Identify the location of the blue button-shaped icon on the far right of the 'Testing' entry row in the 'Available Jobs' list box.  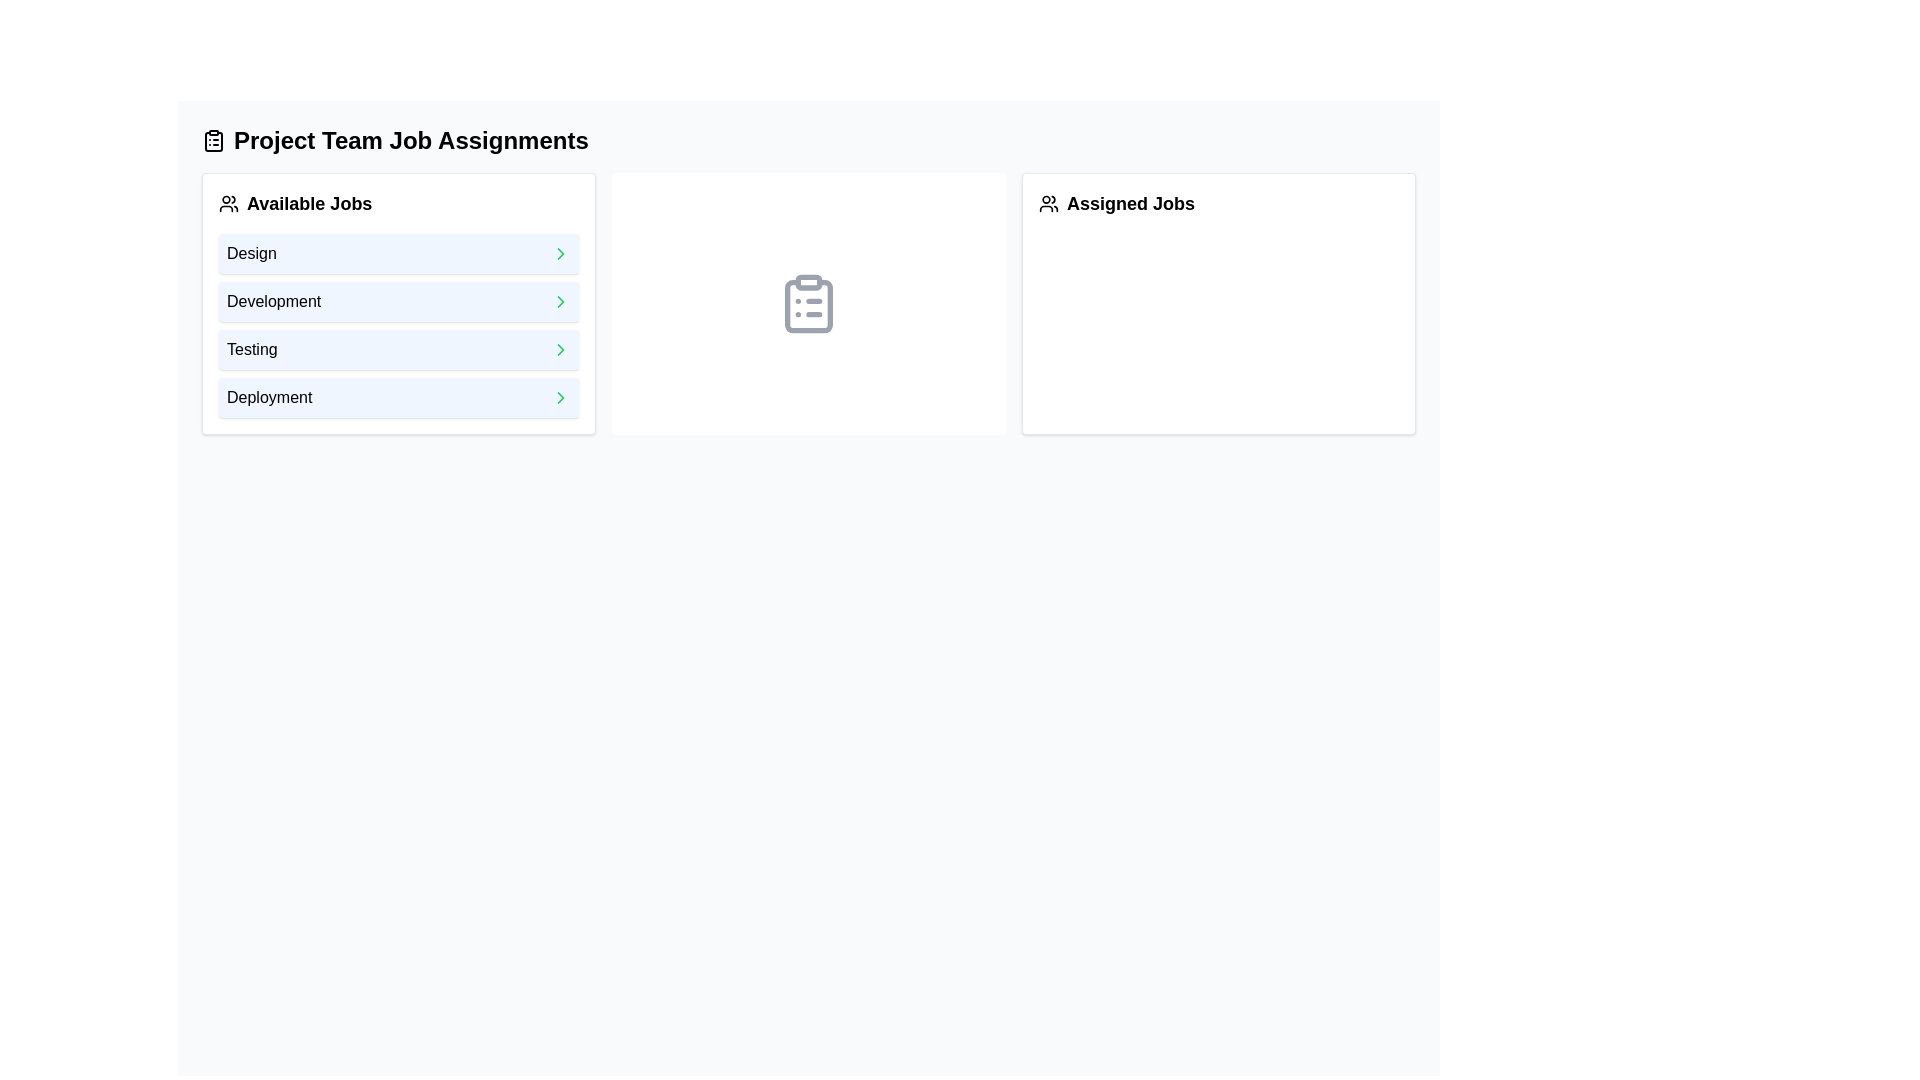
(560, 349).